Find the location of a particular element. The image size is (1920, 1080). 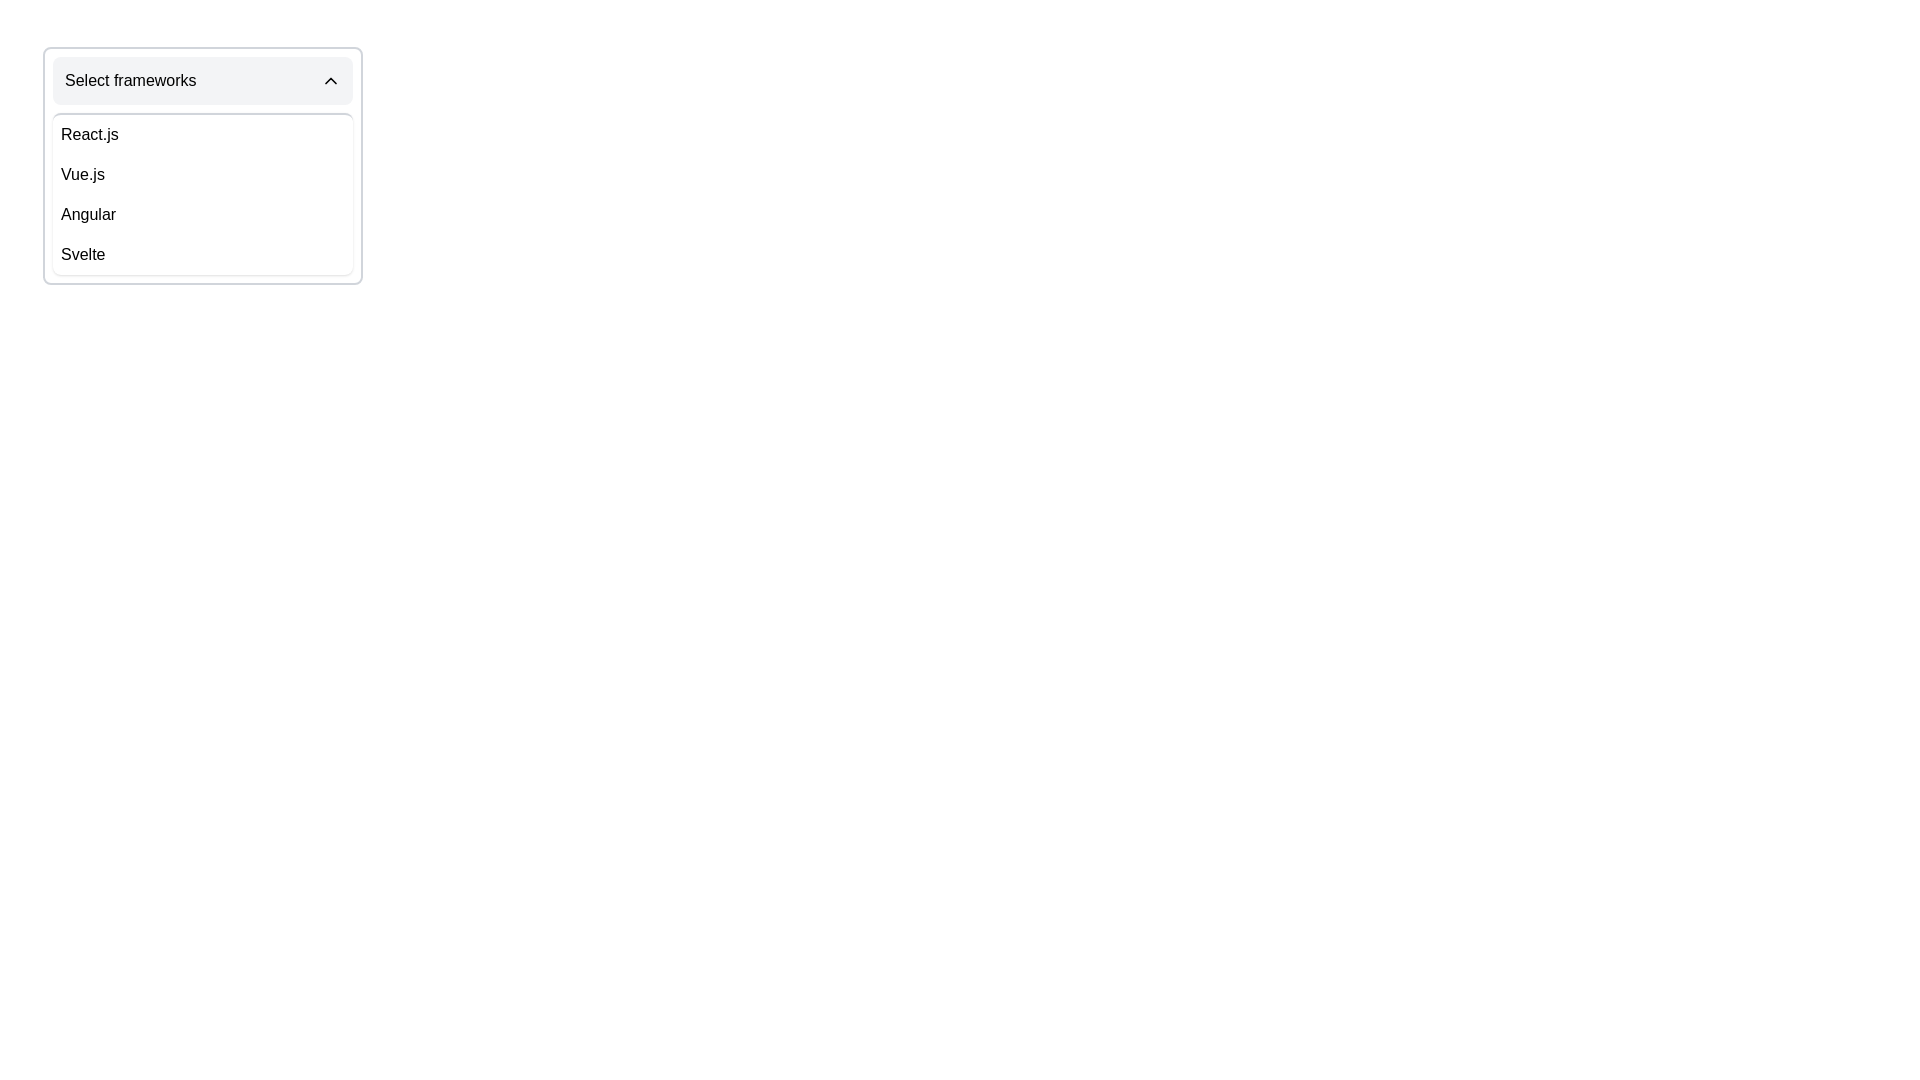

the first selectable item in the 'Select frameworks' dropdown menu is located at coordinates (202, 135).